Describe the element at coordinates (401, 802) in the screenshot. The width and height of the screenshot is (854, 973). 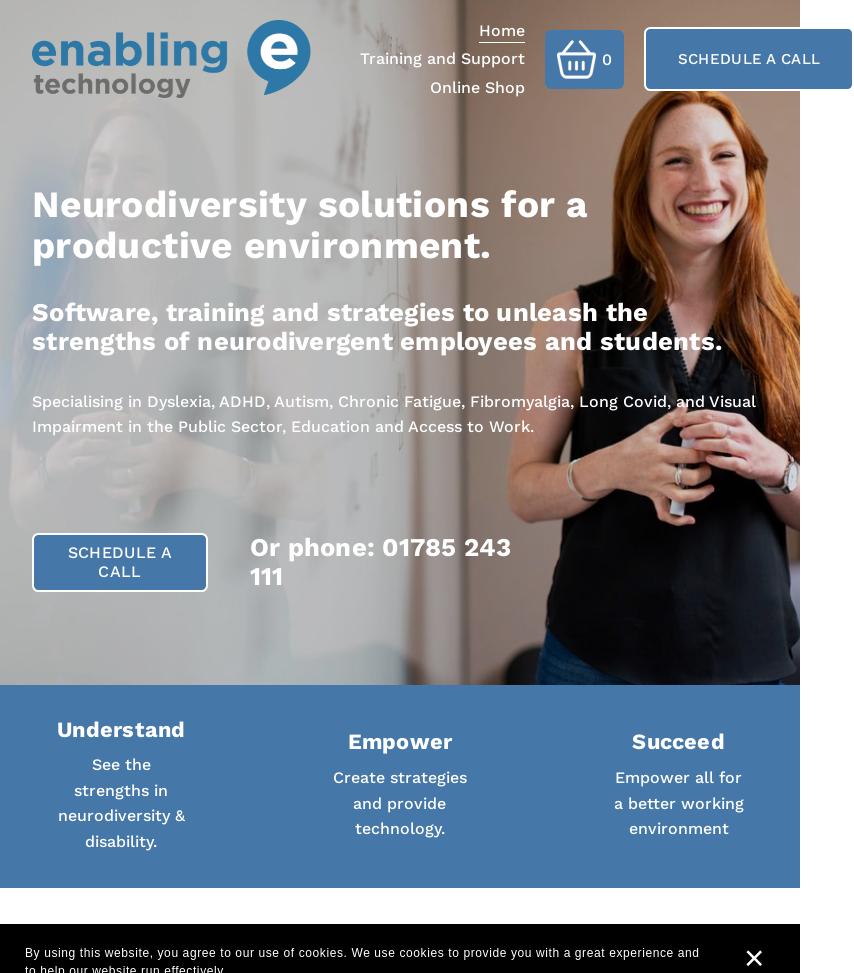
I see `'Create strategies and provide technology.'` at that location.